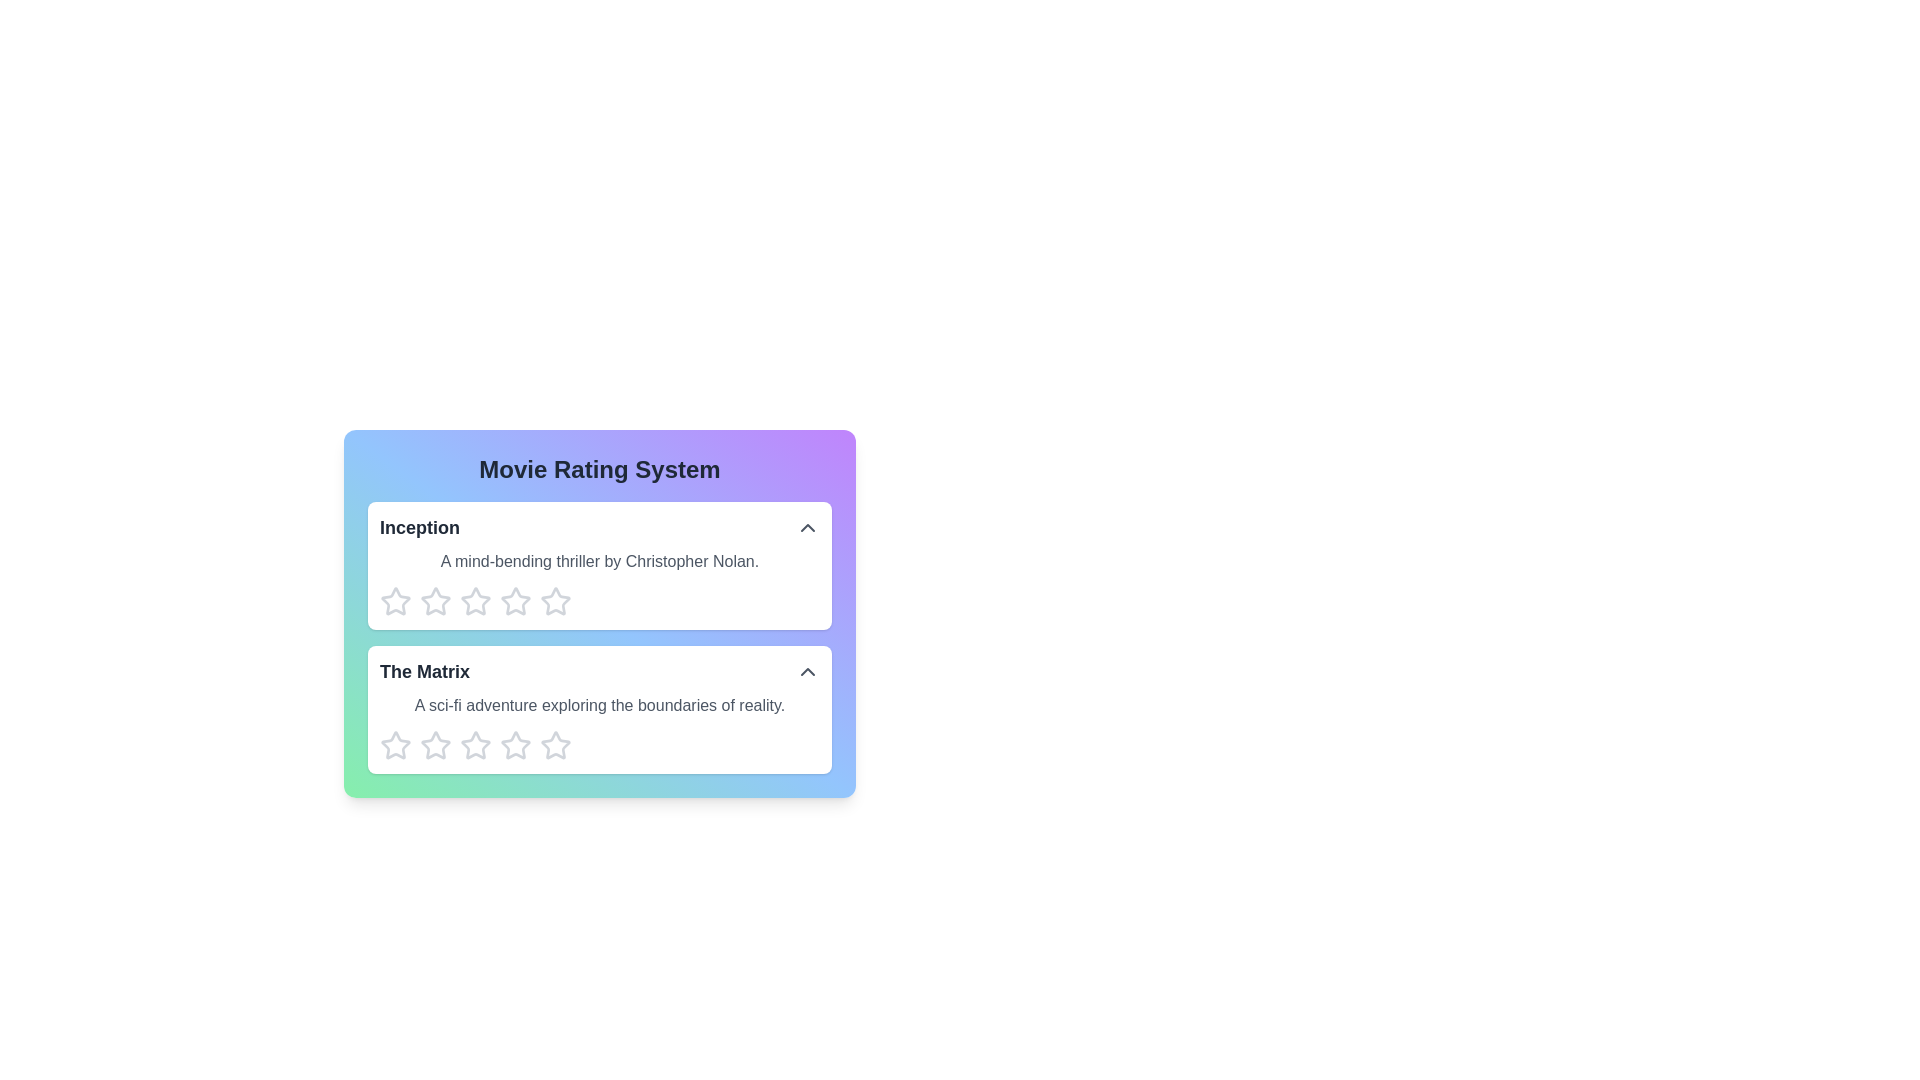  What do you see at coordinates (515, 600) in the screenshot?
I see `the hollow five-pointed star icon, which is the third star from the left` at bounding box center [515, 600].